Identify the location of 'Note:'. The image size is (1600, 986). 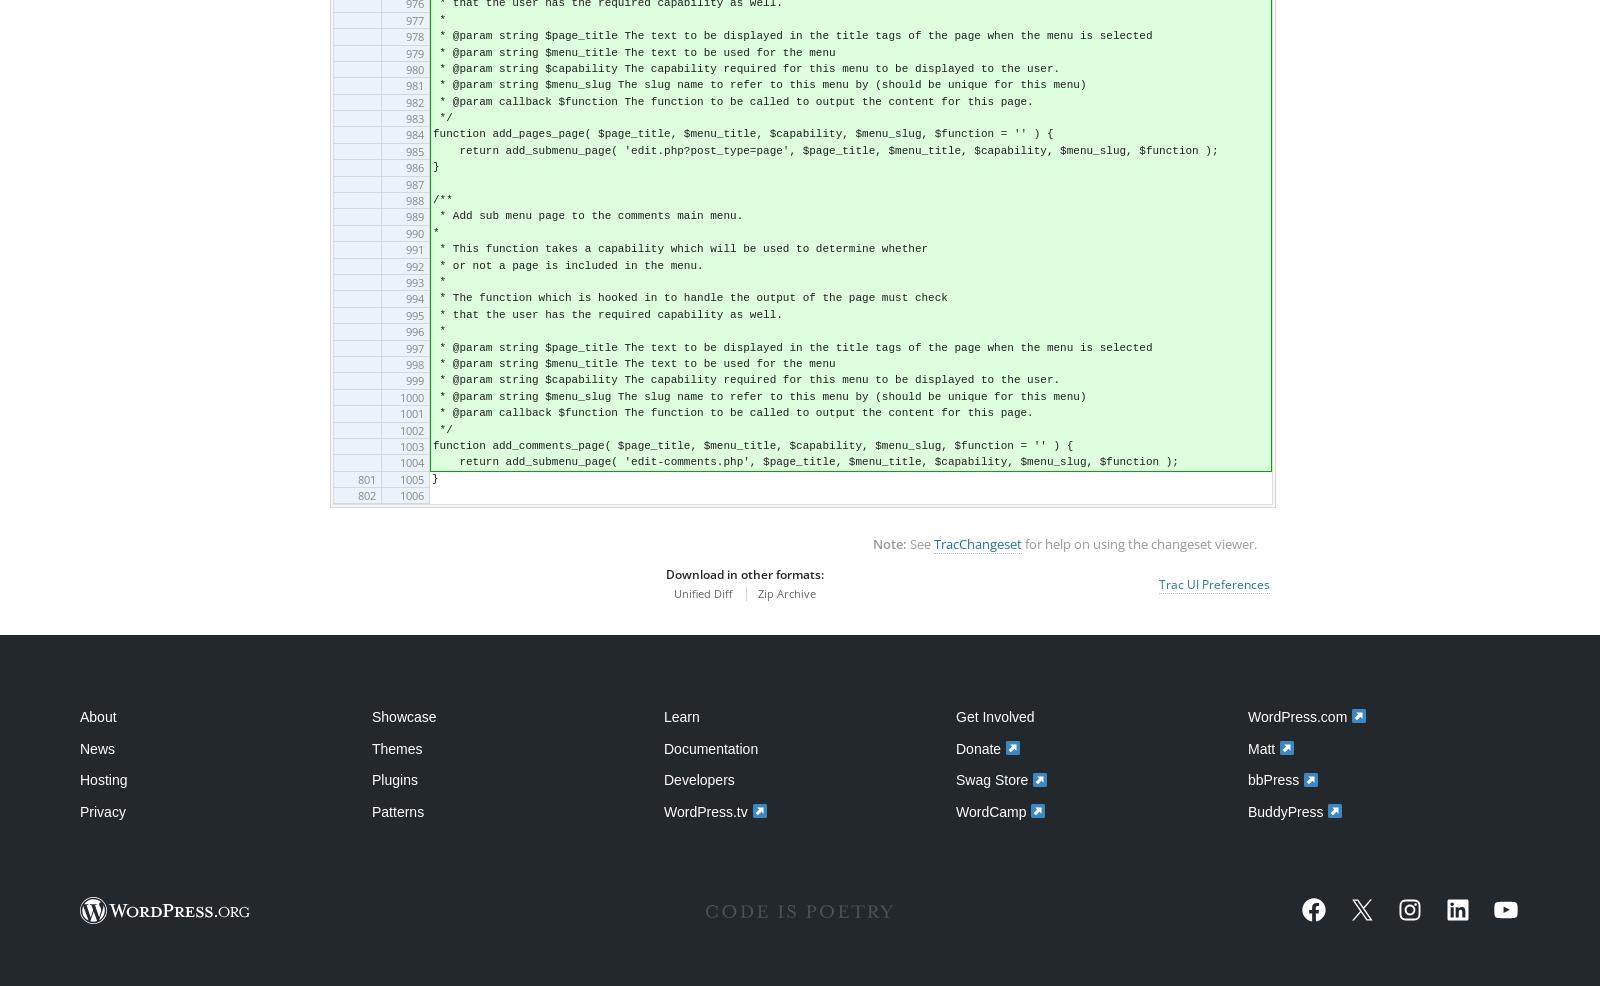
(871, 543).